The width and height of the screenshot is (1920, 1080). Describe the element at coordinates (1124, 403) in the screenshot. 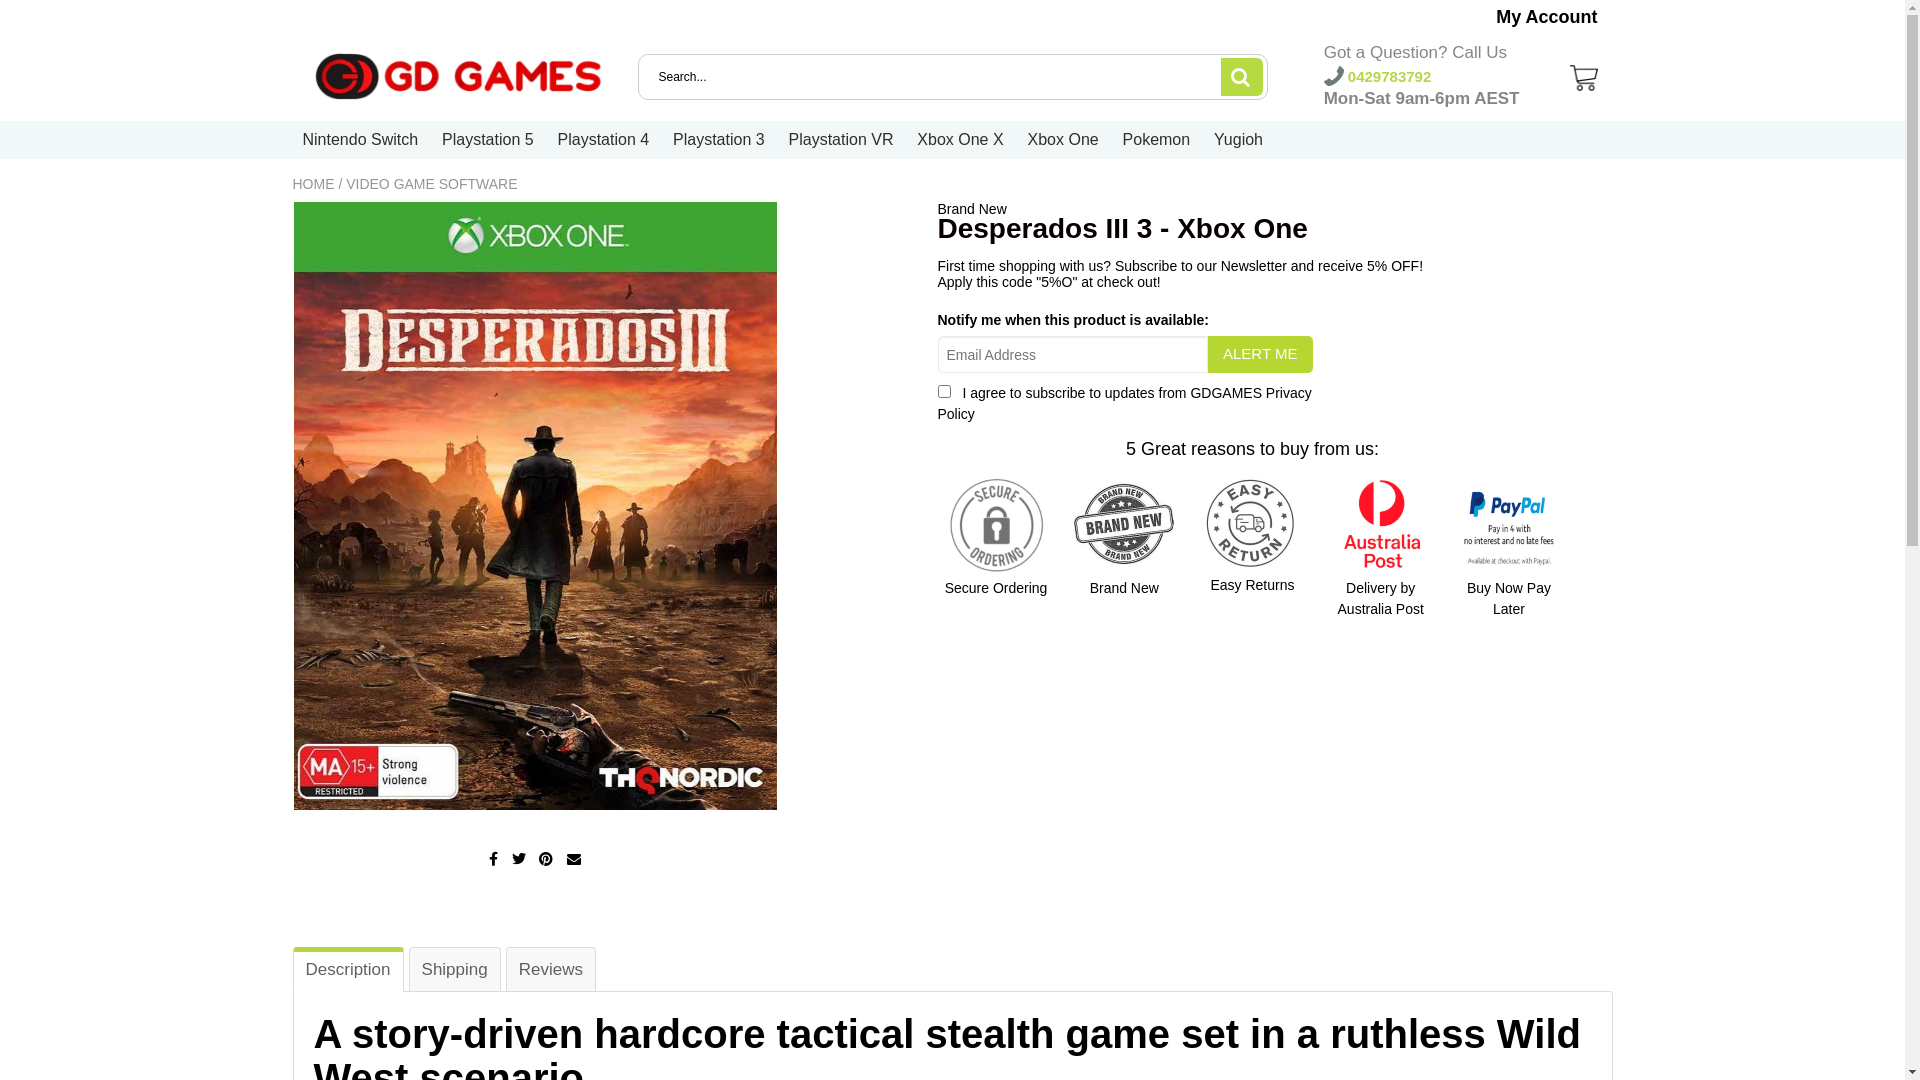

I see `'Privacy Policy'` at that location.